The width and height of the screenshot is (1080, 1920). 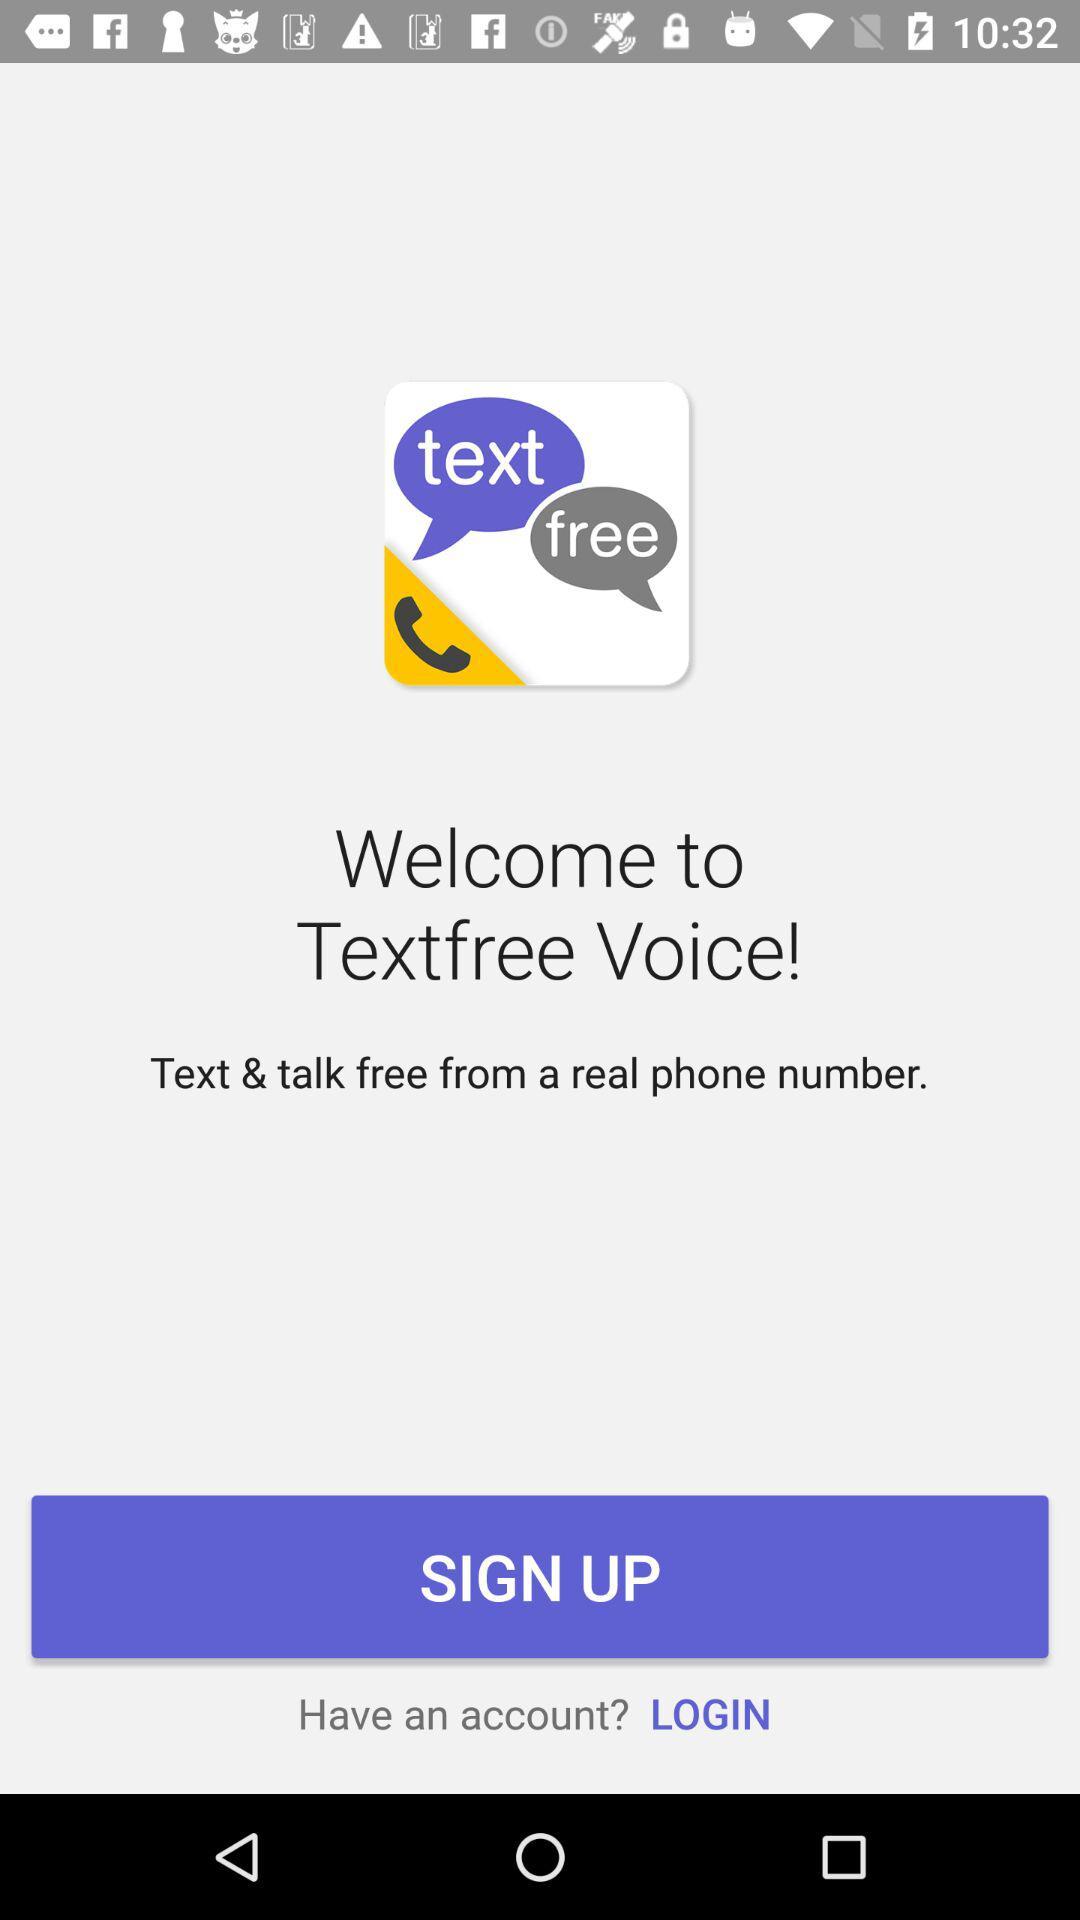 What do you see at coordinates (709, 1712) in the screenshot?
I see `login` at bounding box center [709, 1712].